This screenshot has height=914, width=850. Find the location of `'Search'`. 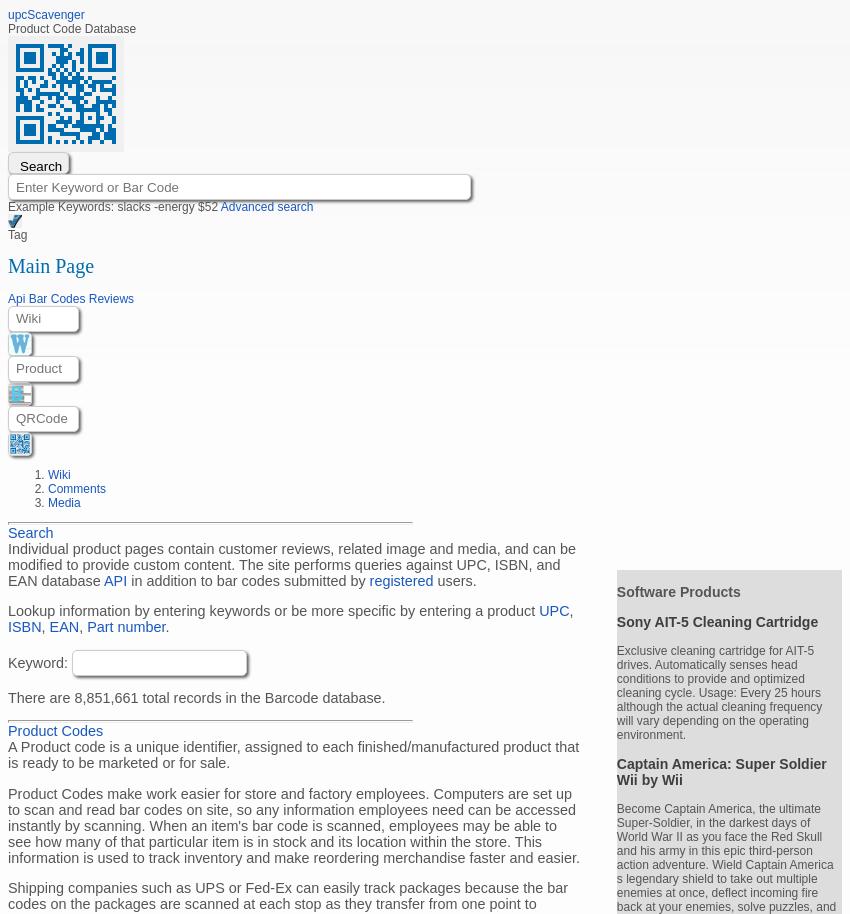

'Search' is located at coordinates (29, 531).